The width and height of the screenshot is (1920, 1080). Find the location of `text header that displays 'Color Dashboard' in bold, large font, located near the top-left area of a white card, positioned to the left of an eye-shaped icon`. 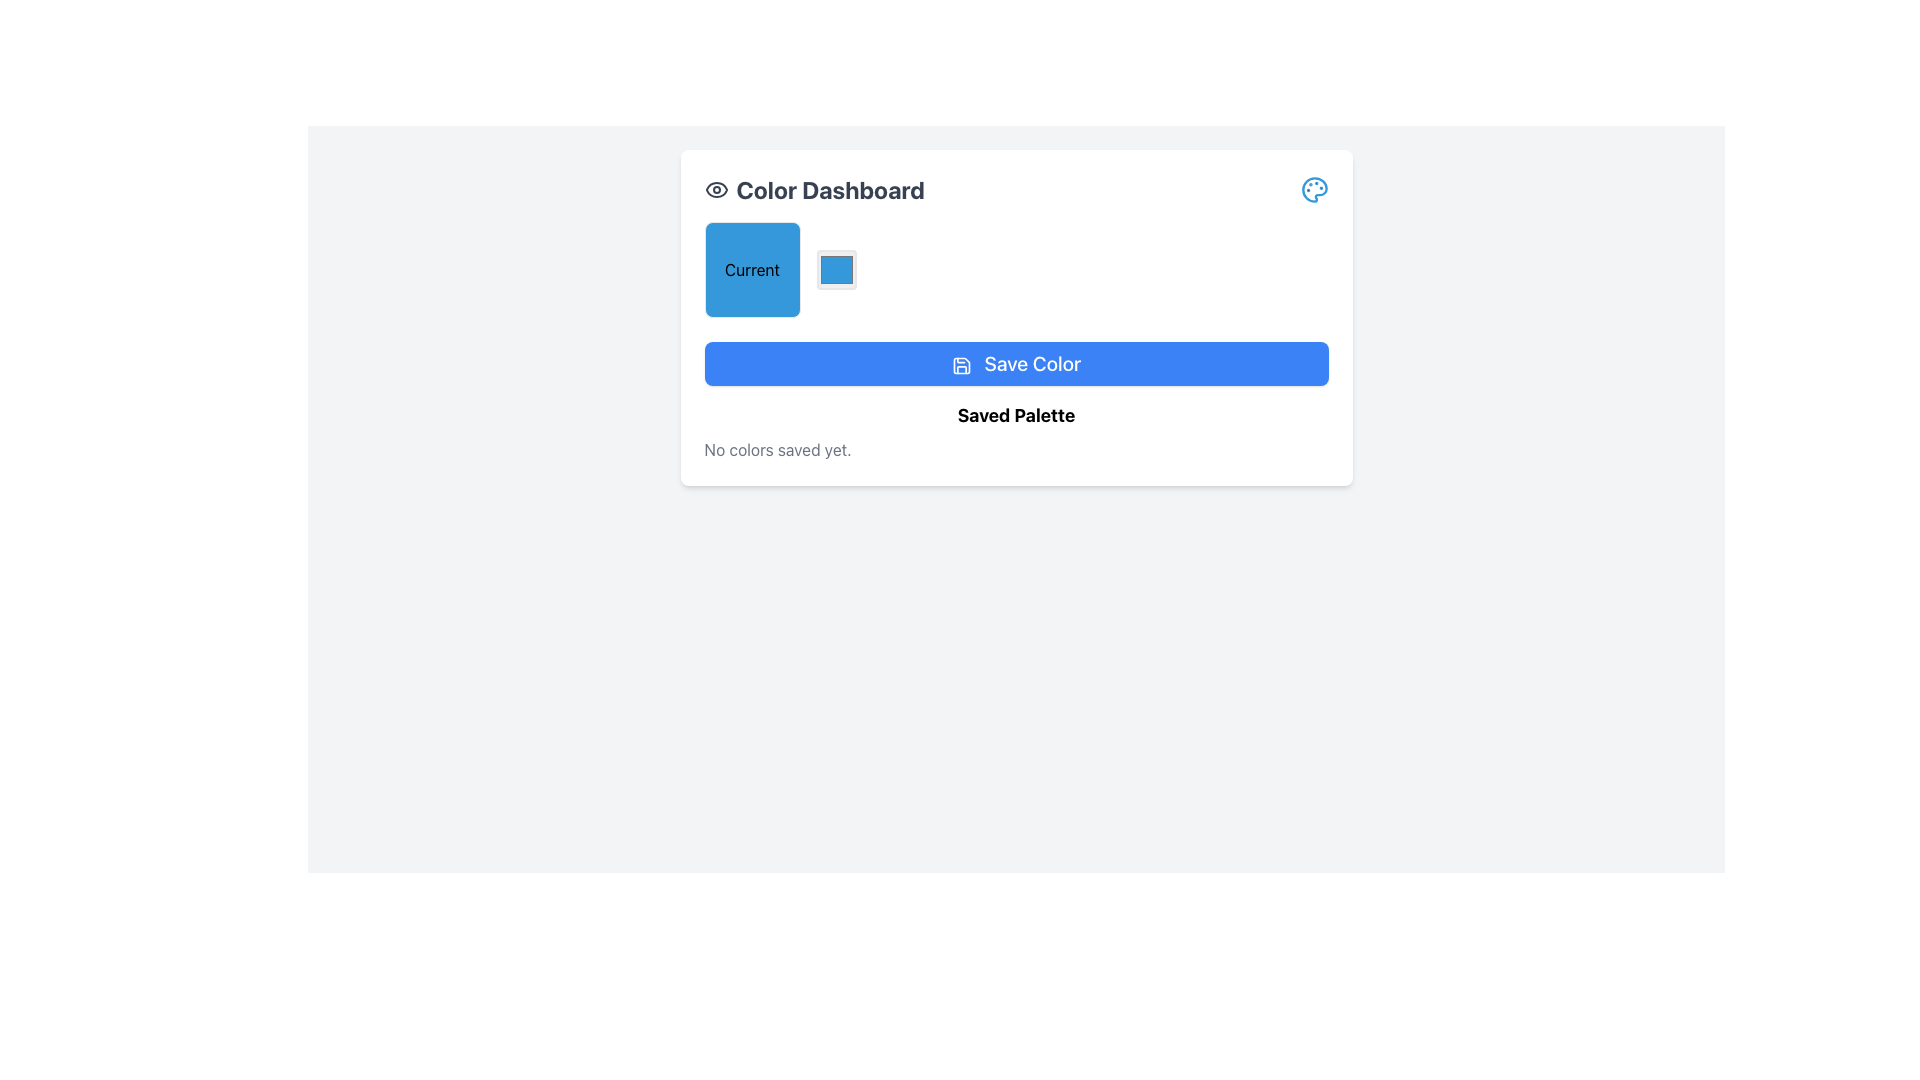

text header that displays 'Color Dashboard' in bold, large font, located near the top-left area of a white card, positioned to the left of an eye-shaped icon is located at coordinates (814, 189).